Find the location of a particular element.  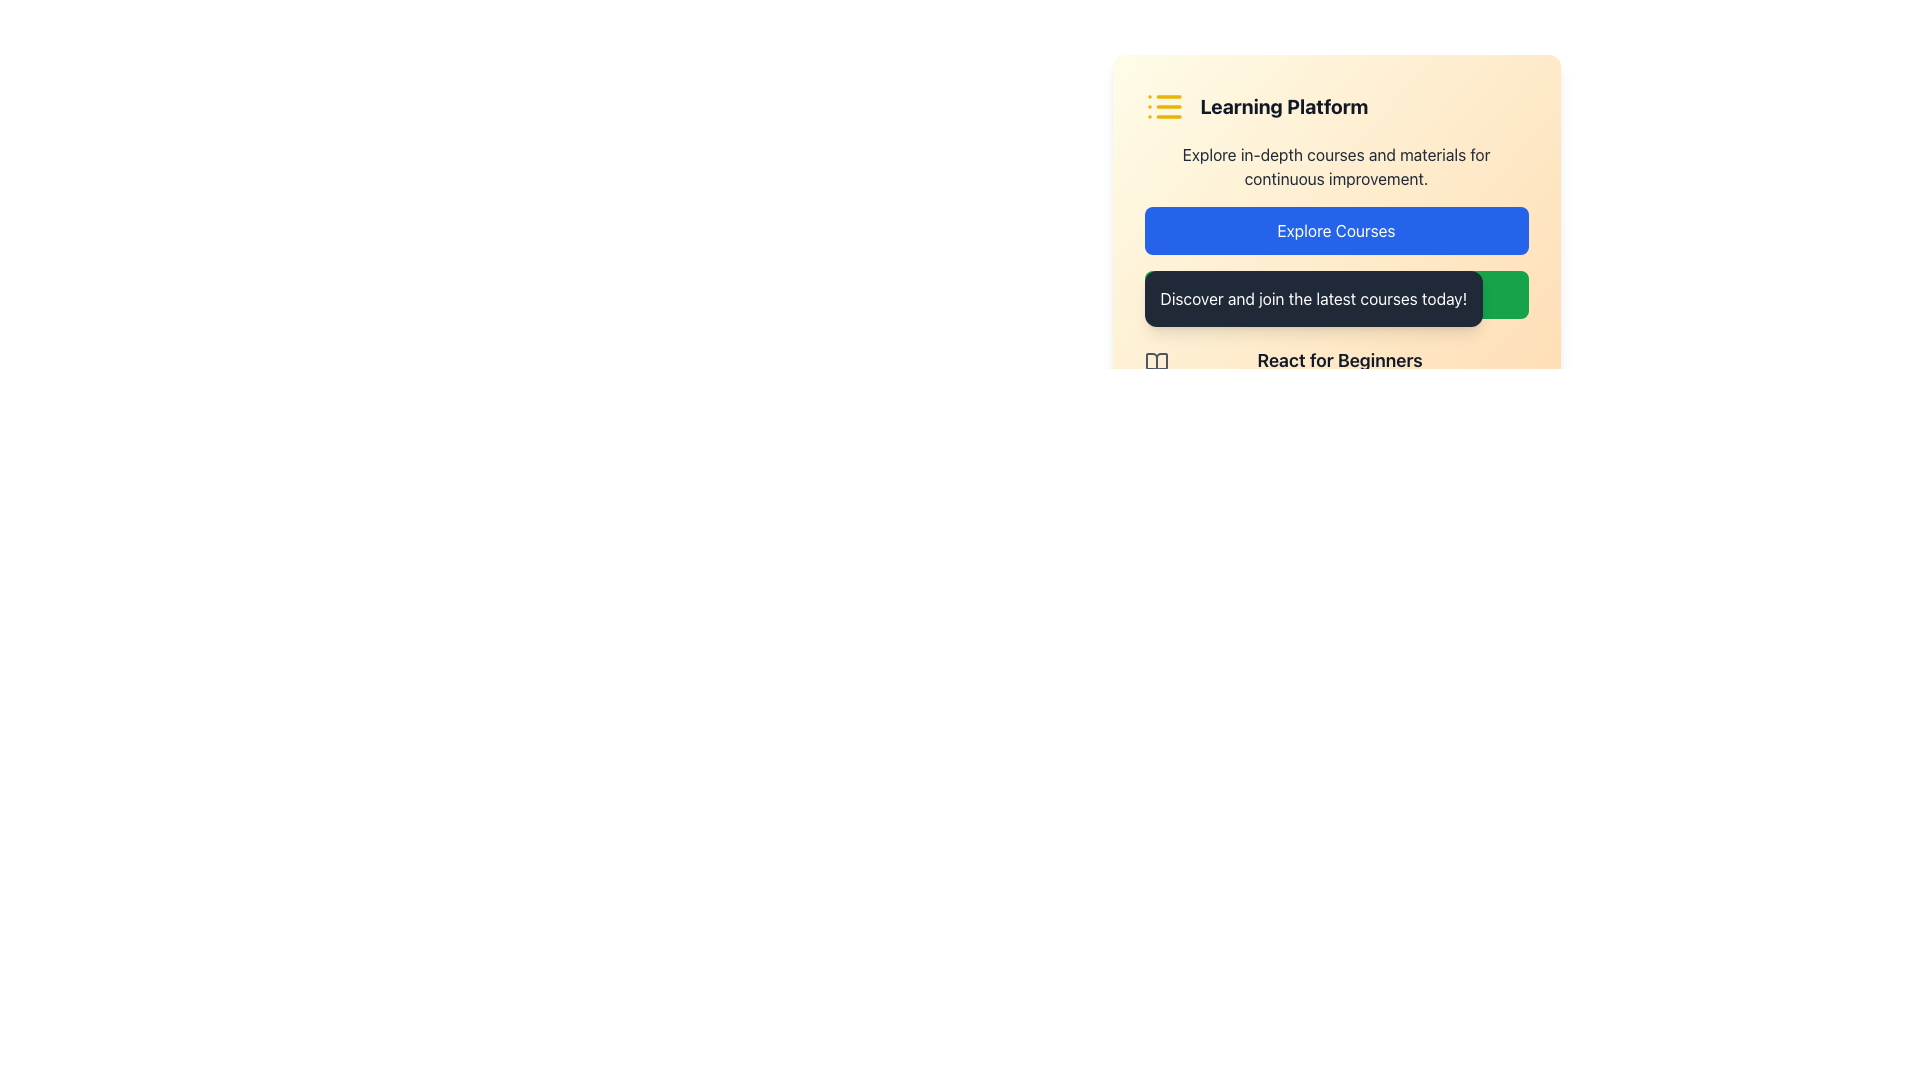

the open book icon, which has a thin stroke outline and is styled in gray color is located at coordinates (1156, 362).